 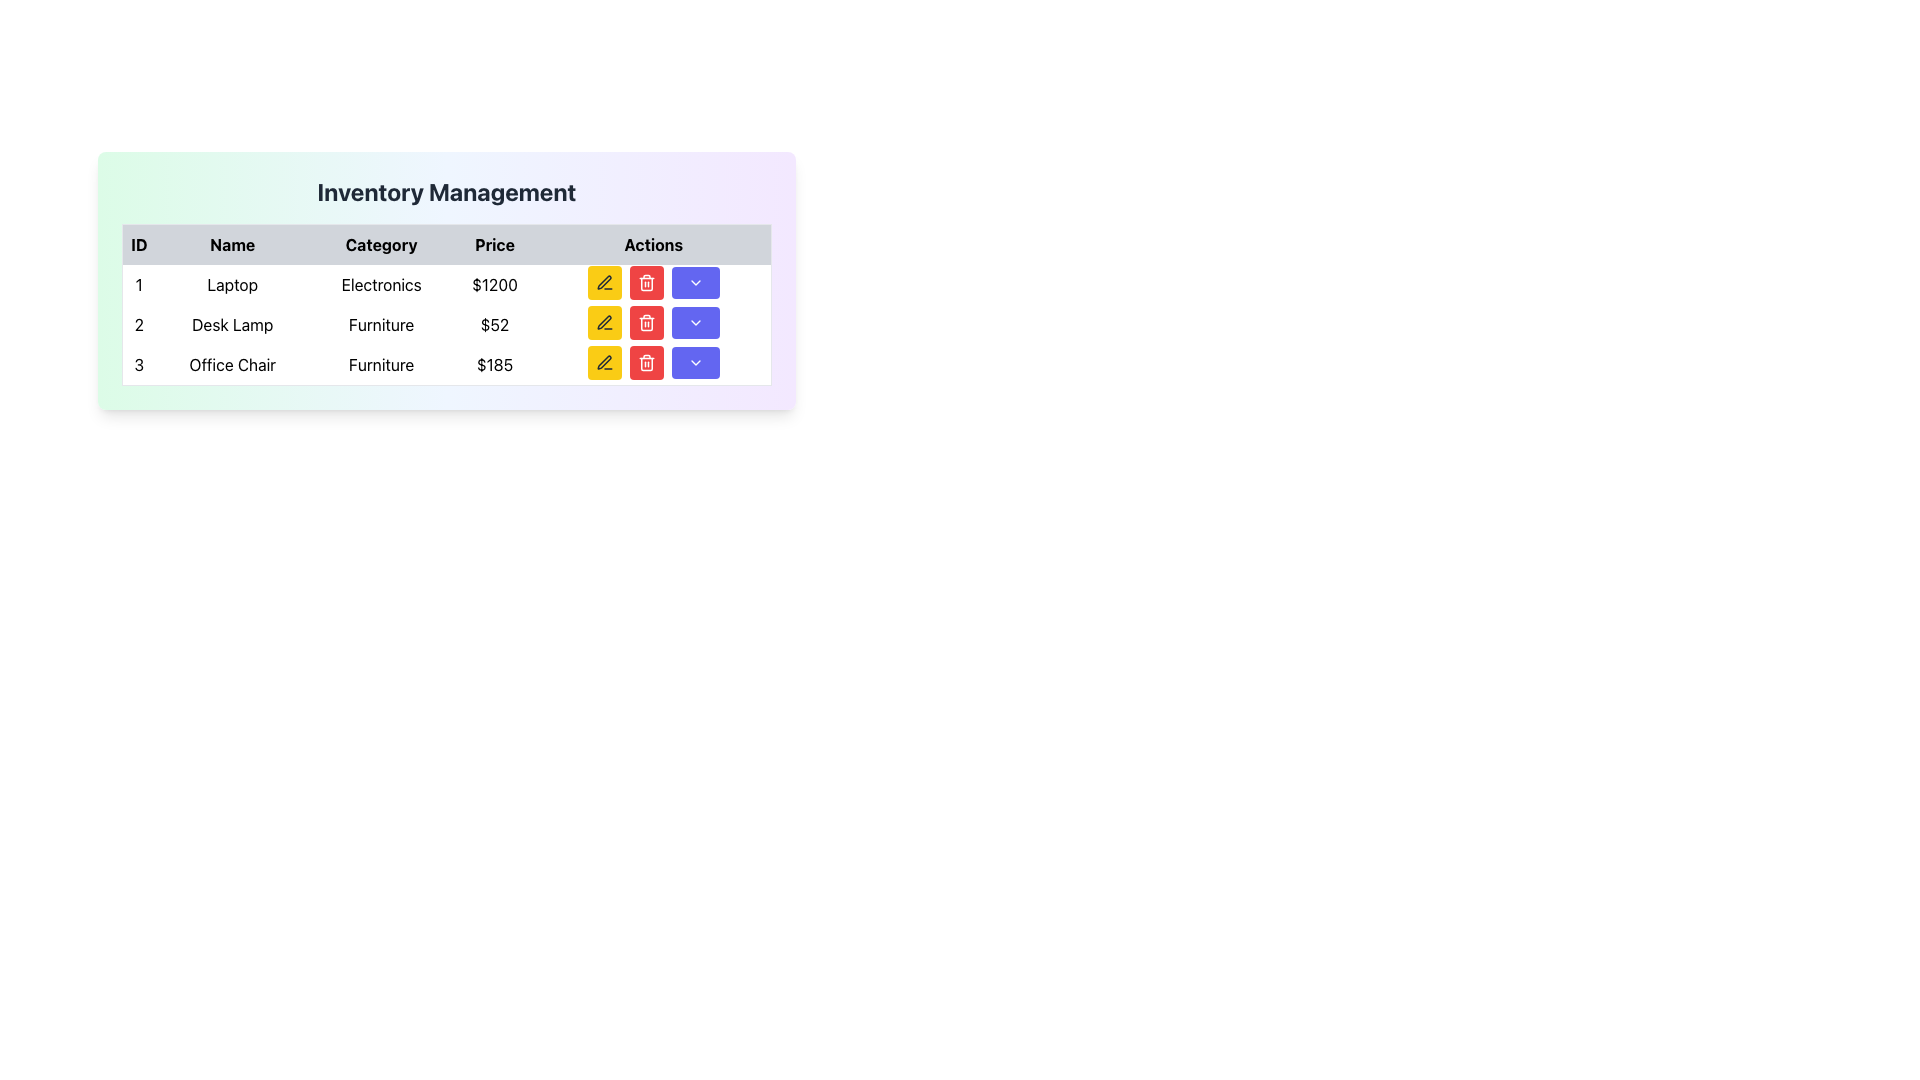 I want to click on the editing icon button, which resembles a pen and is located in the 'Actions' column of the table, specifically in the second row aligned with the 'Desk Lamp' entry, so click(x=603, y=320).